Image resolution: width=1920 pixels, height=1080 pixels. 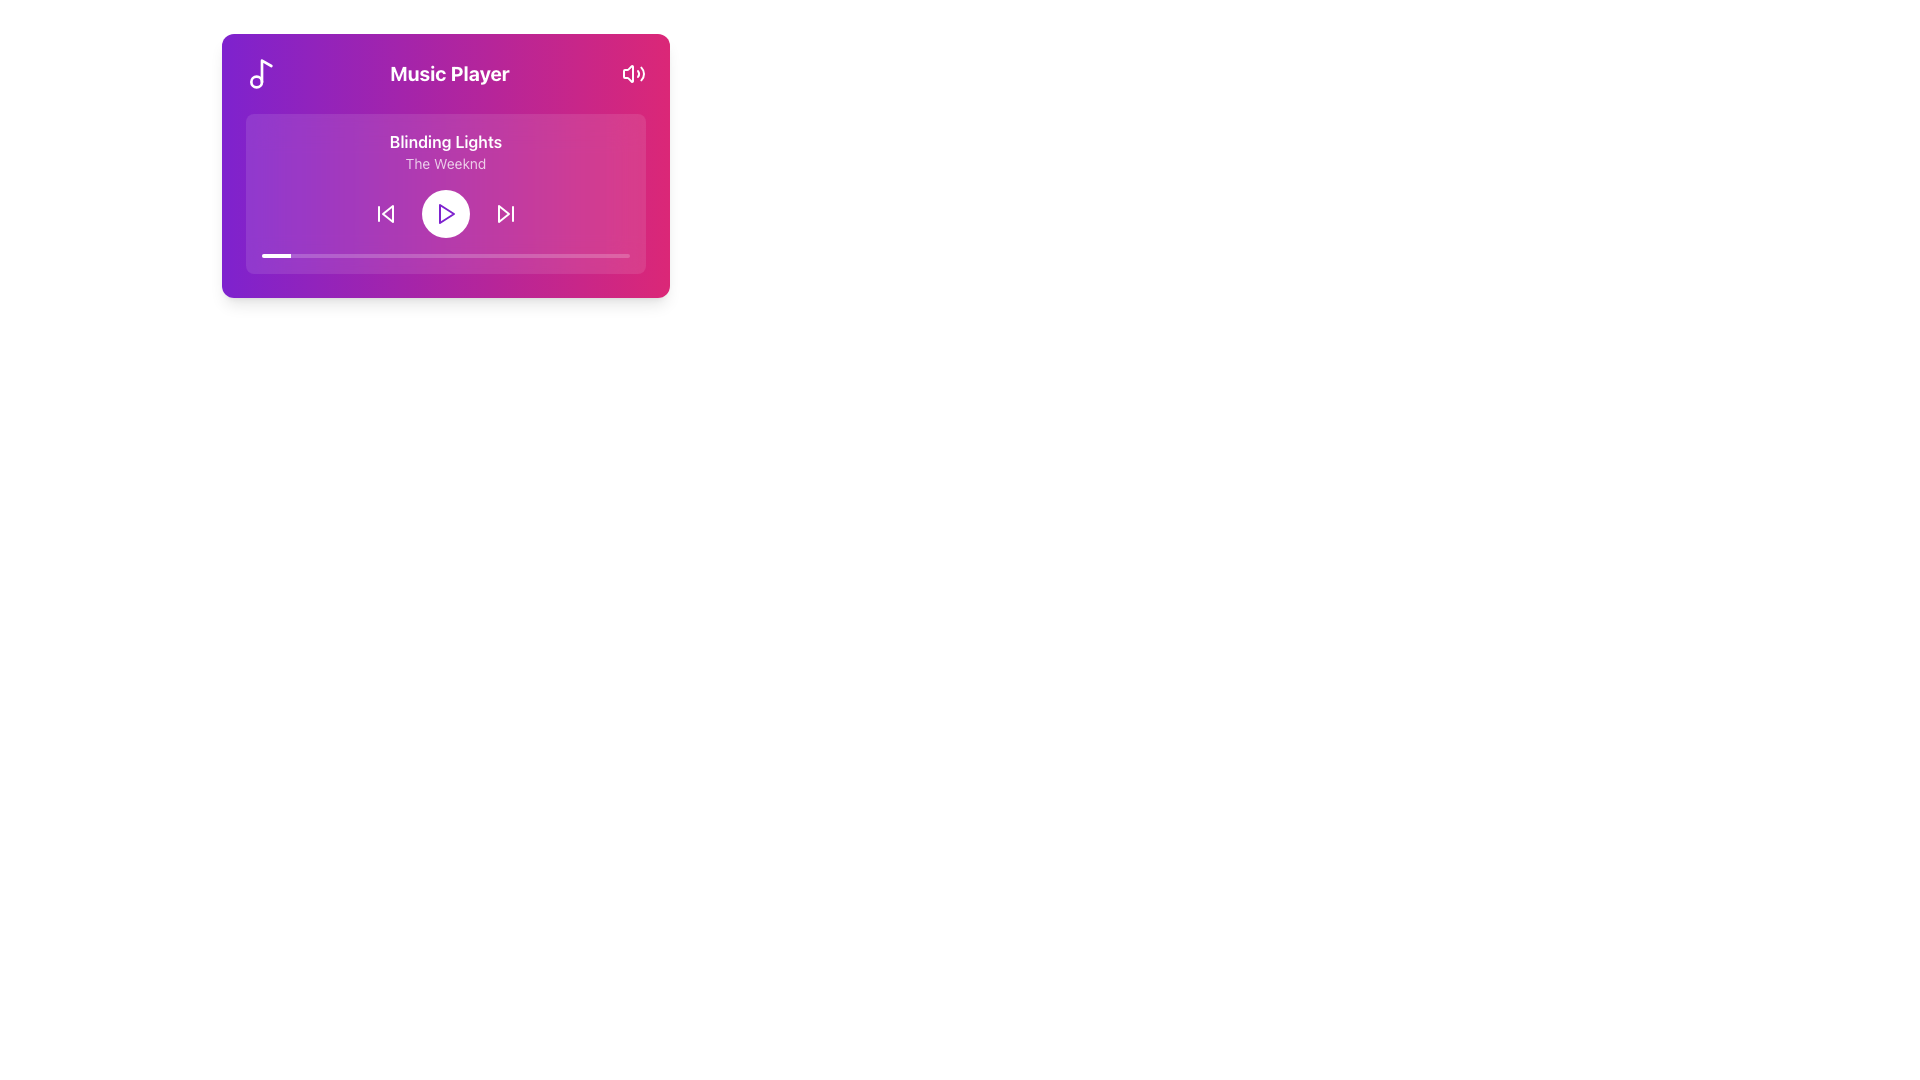 I want to click on the triangular play button icon, which is dark purple and located at the center of the music player interface, to play or pause the music, so click(x=445, y=213).